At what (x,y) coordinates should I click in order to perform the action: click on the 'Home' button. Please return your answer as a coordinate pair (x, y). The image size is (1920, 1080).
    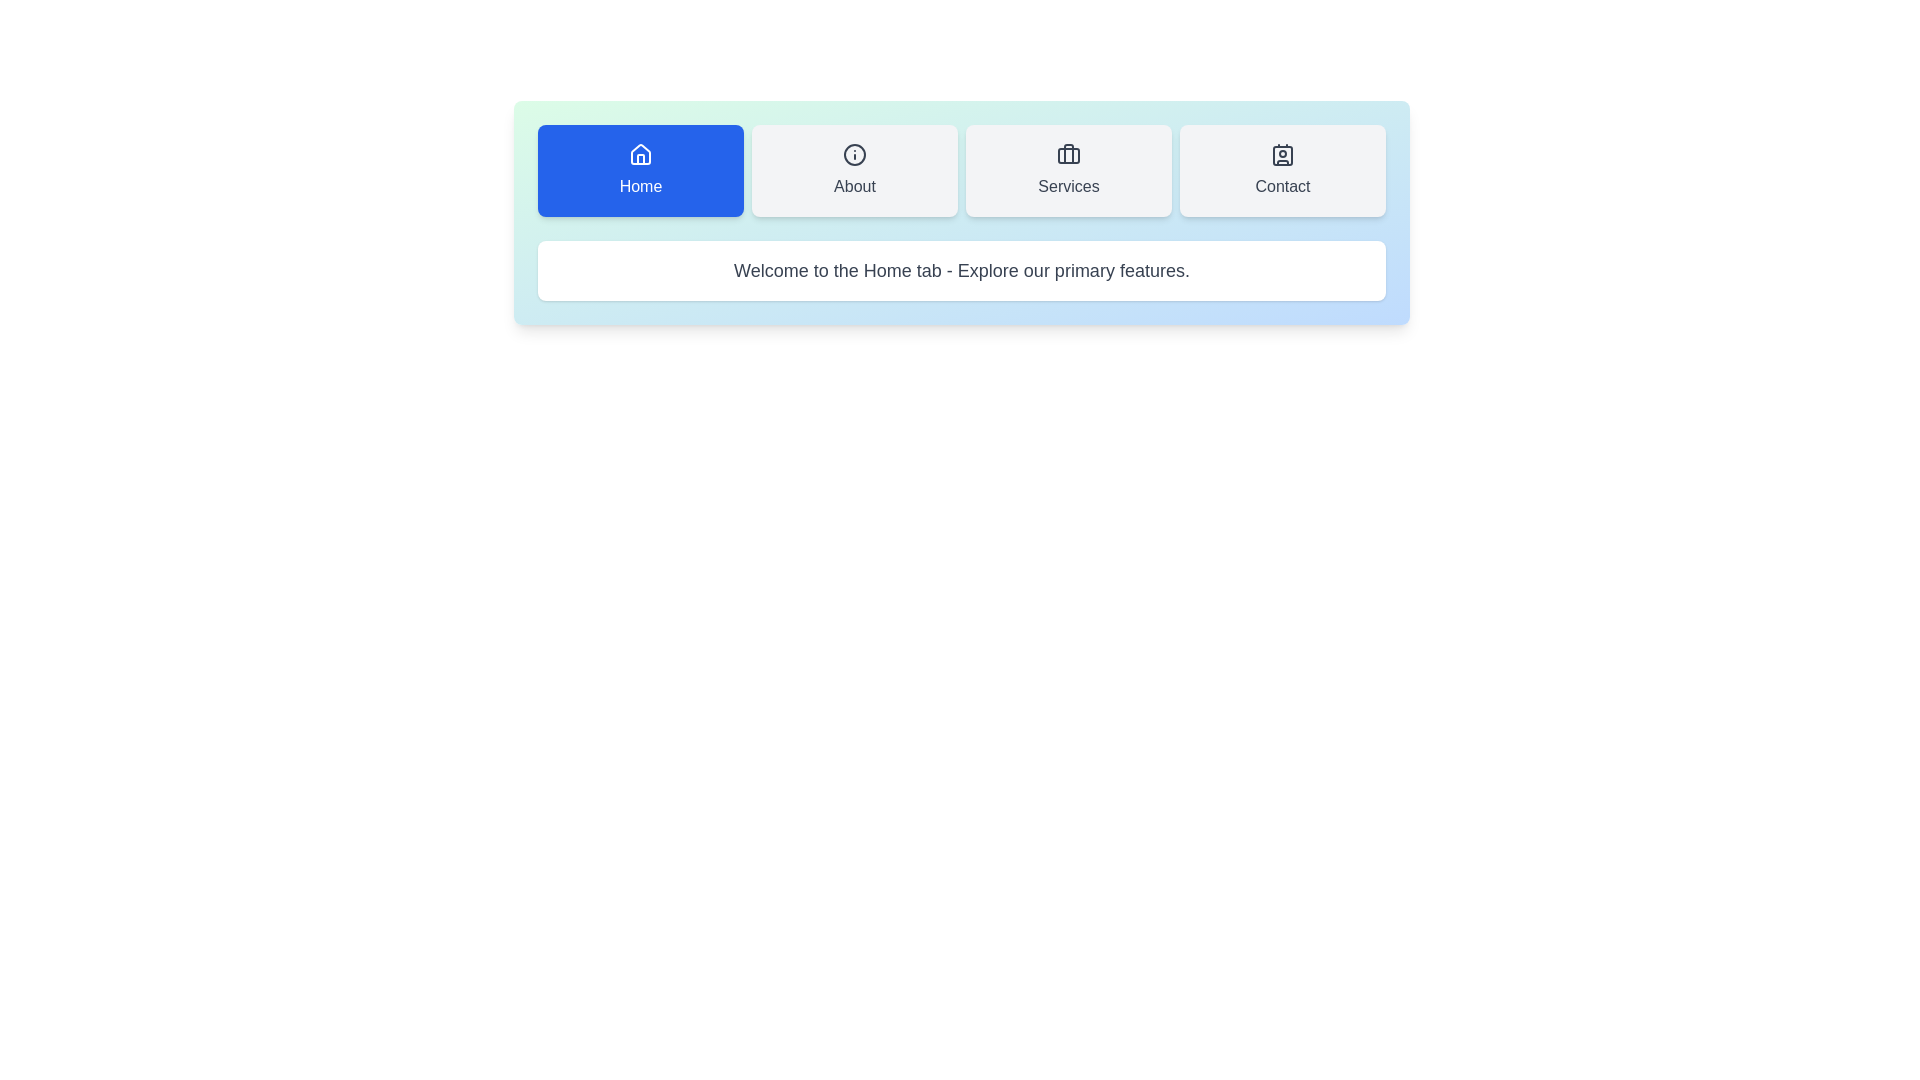
    Looking at the image, I should click on (641, 169).